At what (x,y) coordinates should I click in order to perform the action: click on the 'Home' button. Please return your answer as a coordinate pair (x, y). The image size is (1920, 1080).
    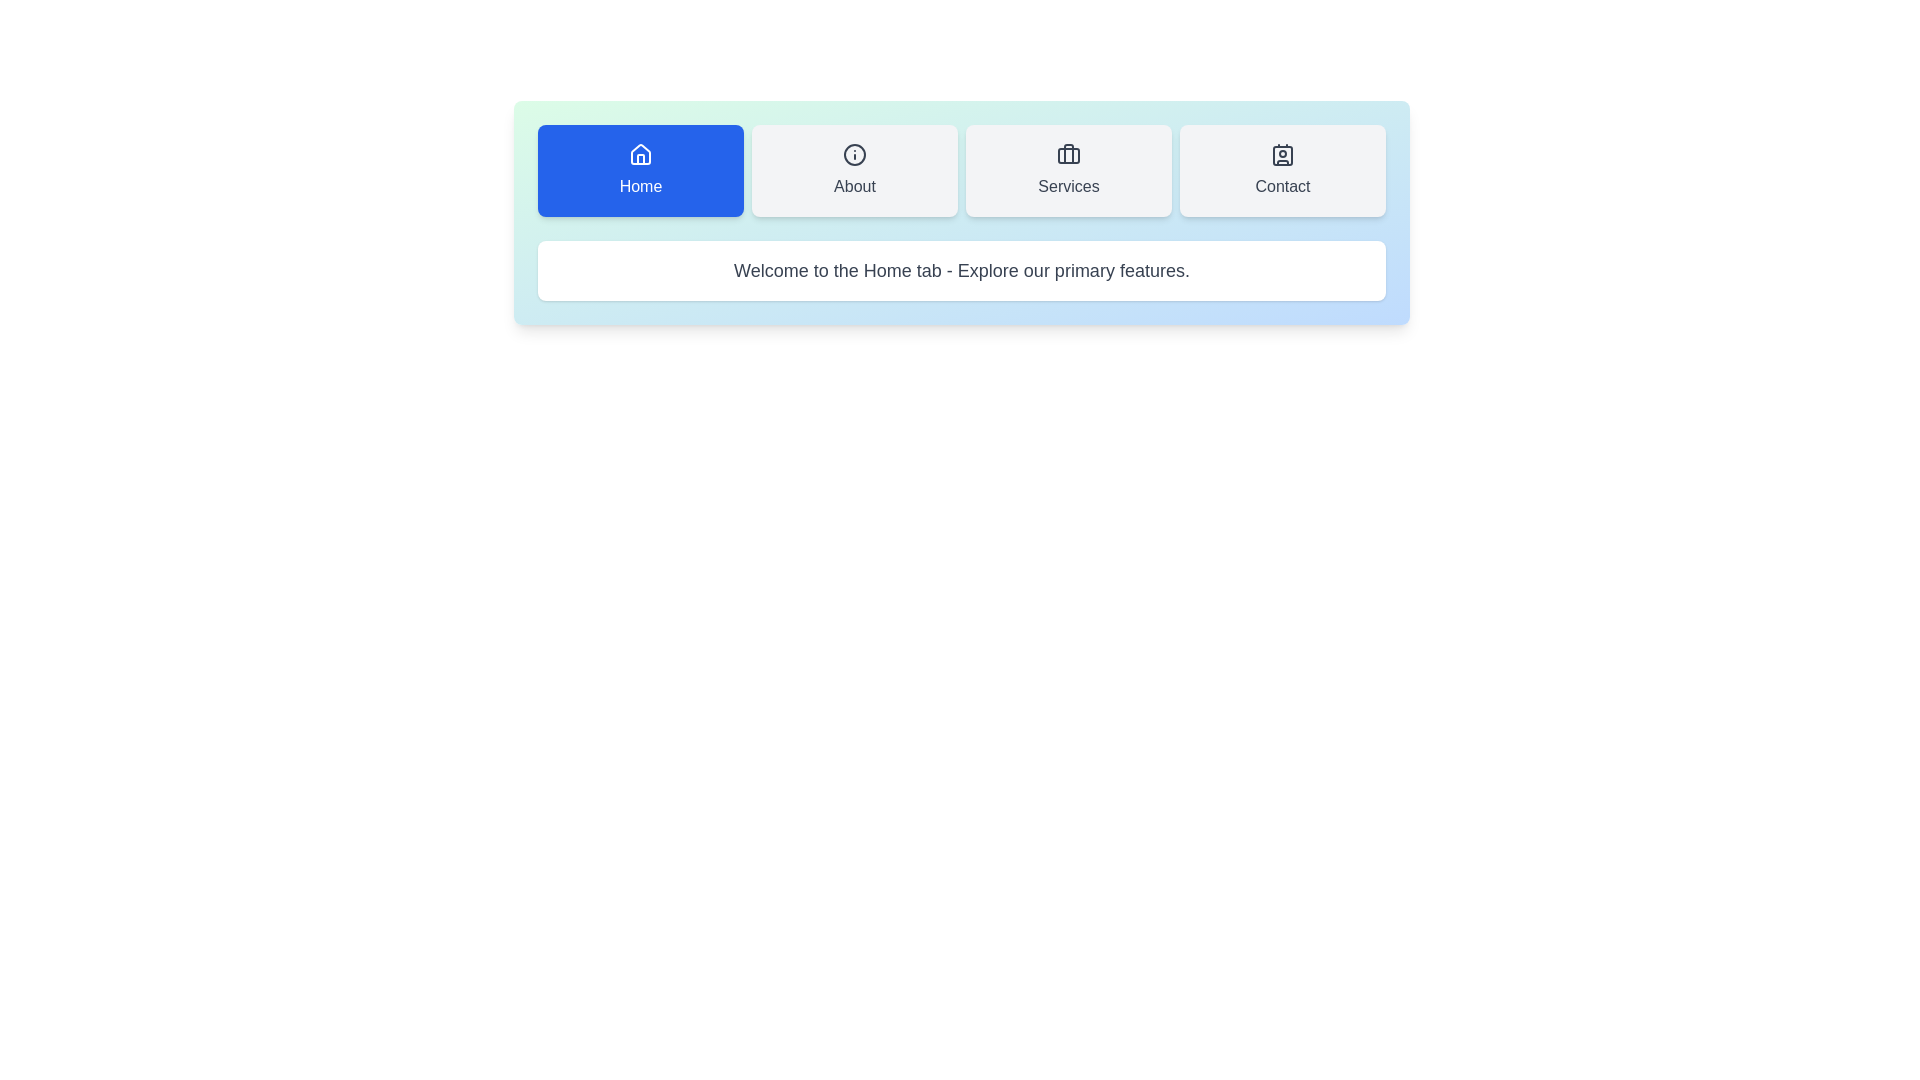
    Looking at the image, I should click on (641, 169).